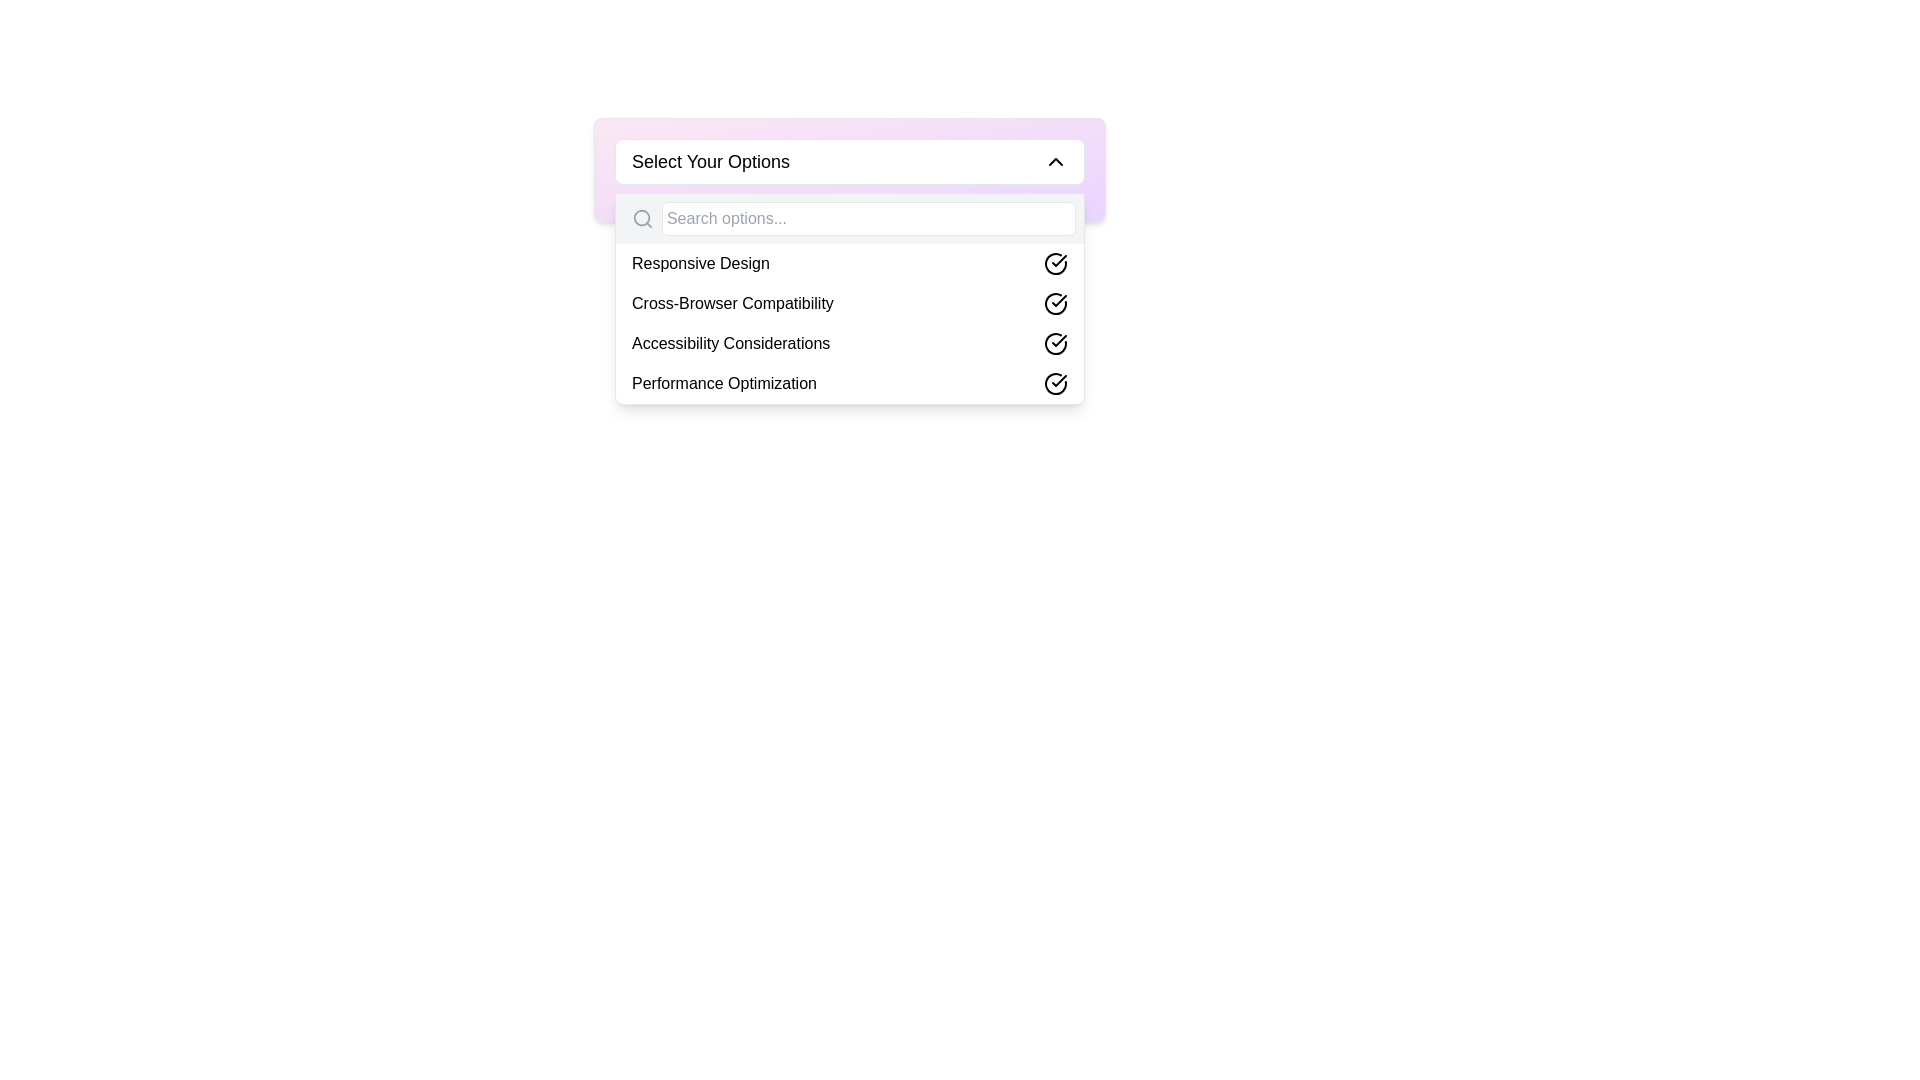 This screenshot has height=1080, width=1920. Describe the element at coordinates (643, 219) in the screenshot. I see `the search icon located on the left side of the search input field` at that location.